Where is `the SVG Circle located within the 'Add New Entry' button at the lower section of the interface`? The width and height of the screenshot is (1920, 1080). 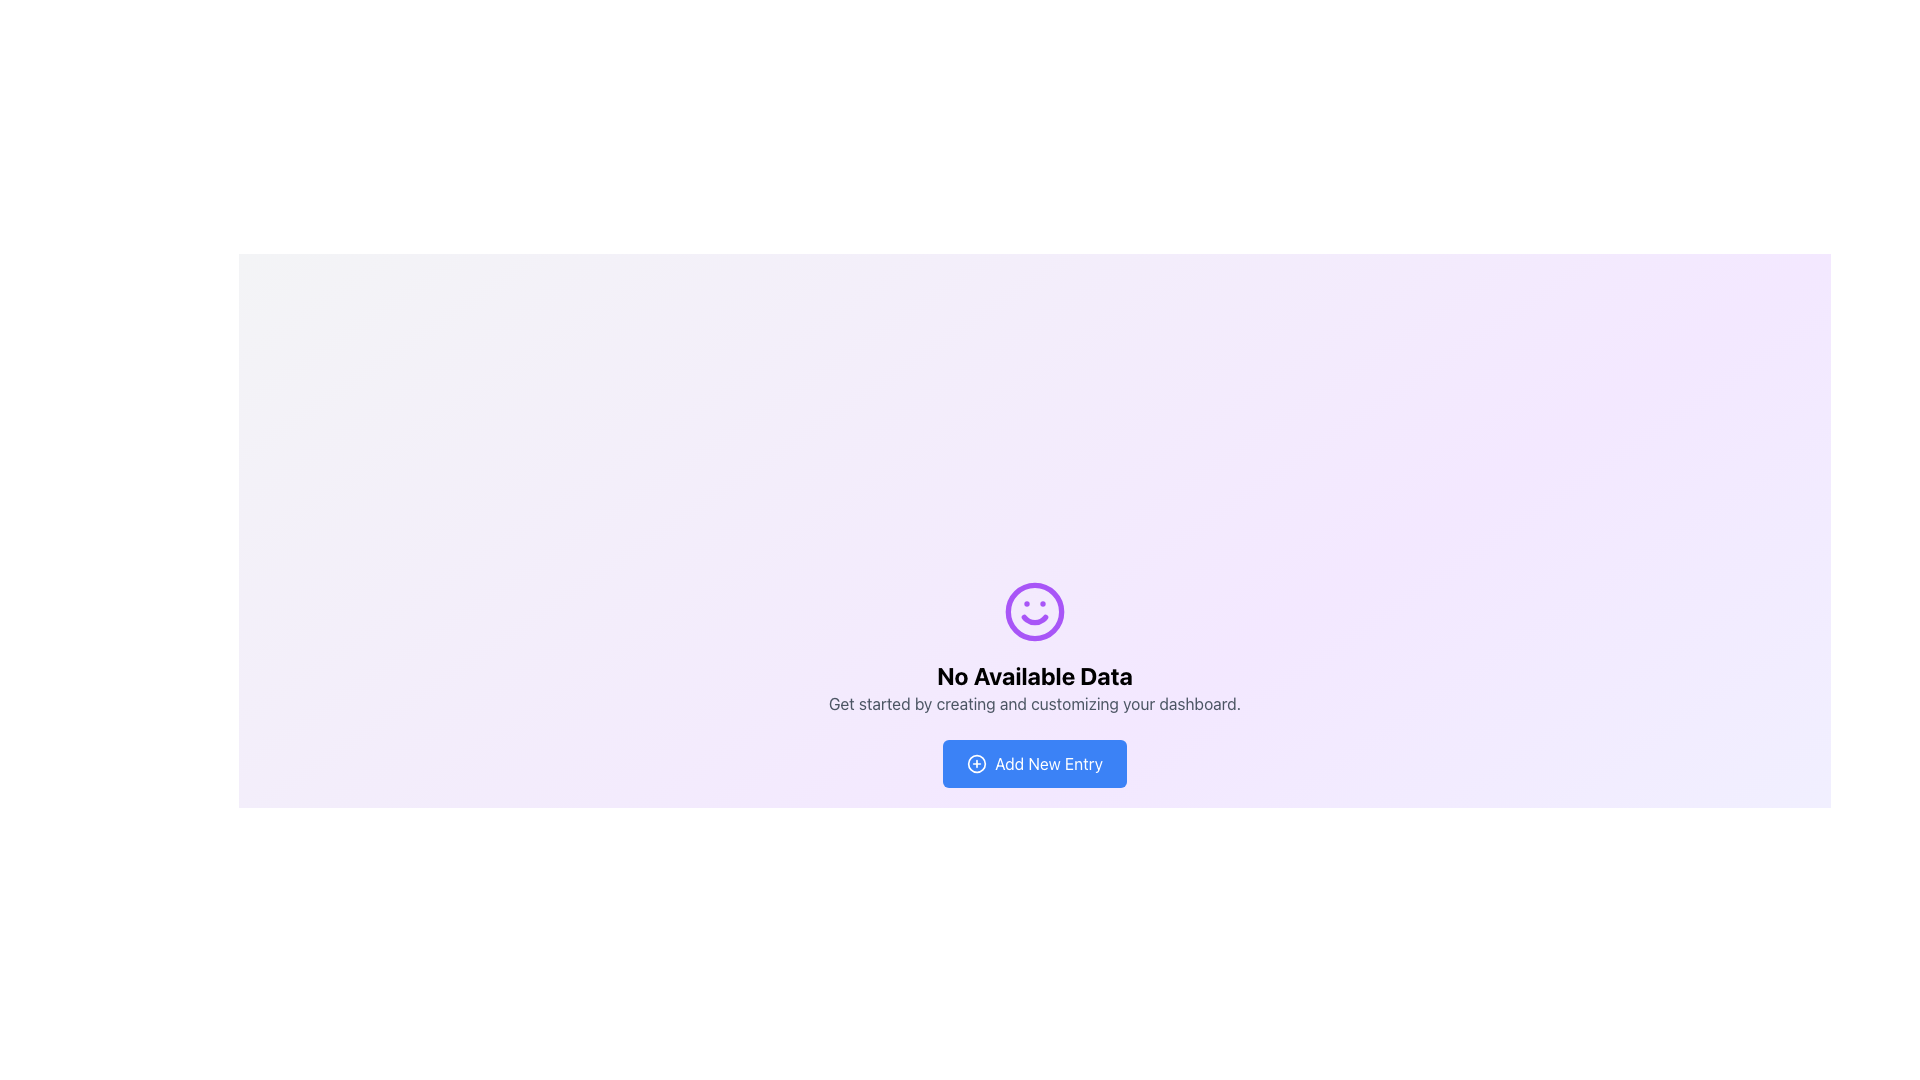
the SVG Circle located within the 'Add New Entry' button at the lower section of the interface is located at coordinates (977, 763).